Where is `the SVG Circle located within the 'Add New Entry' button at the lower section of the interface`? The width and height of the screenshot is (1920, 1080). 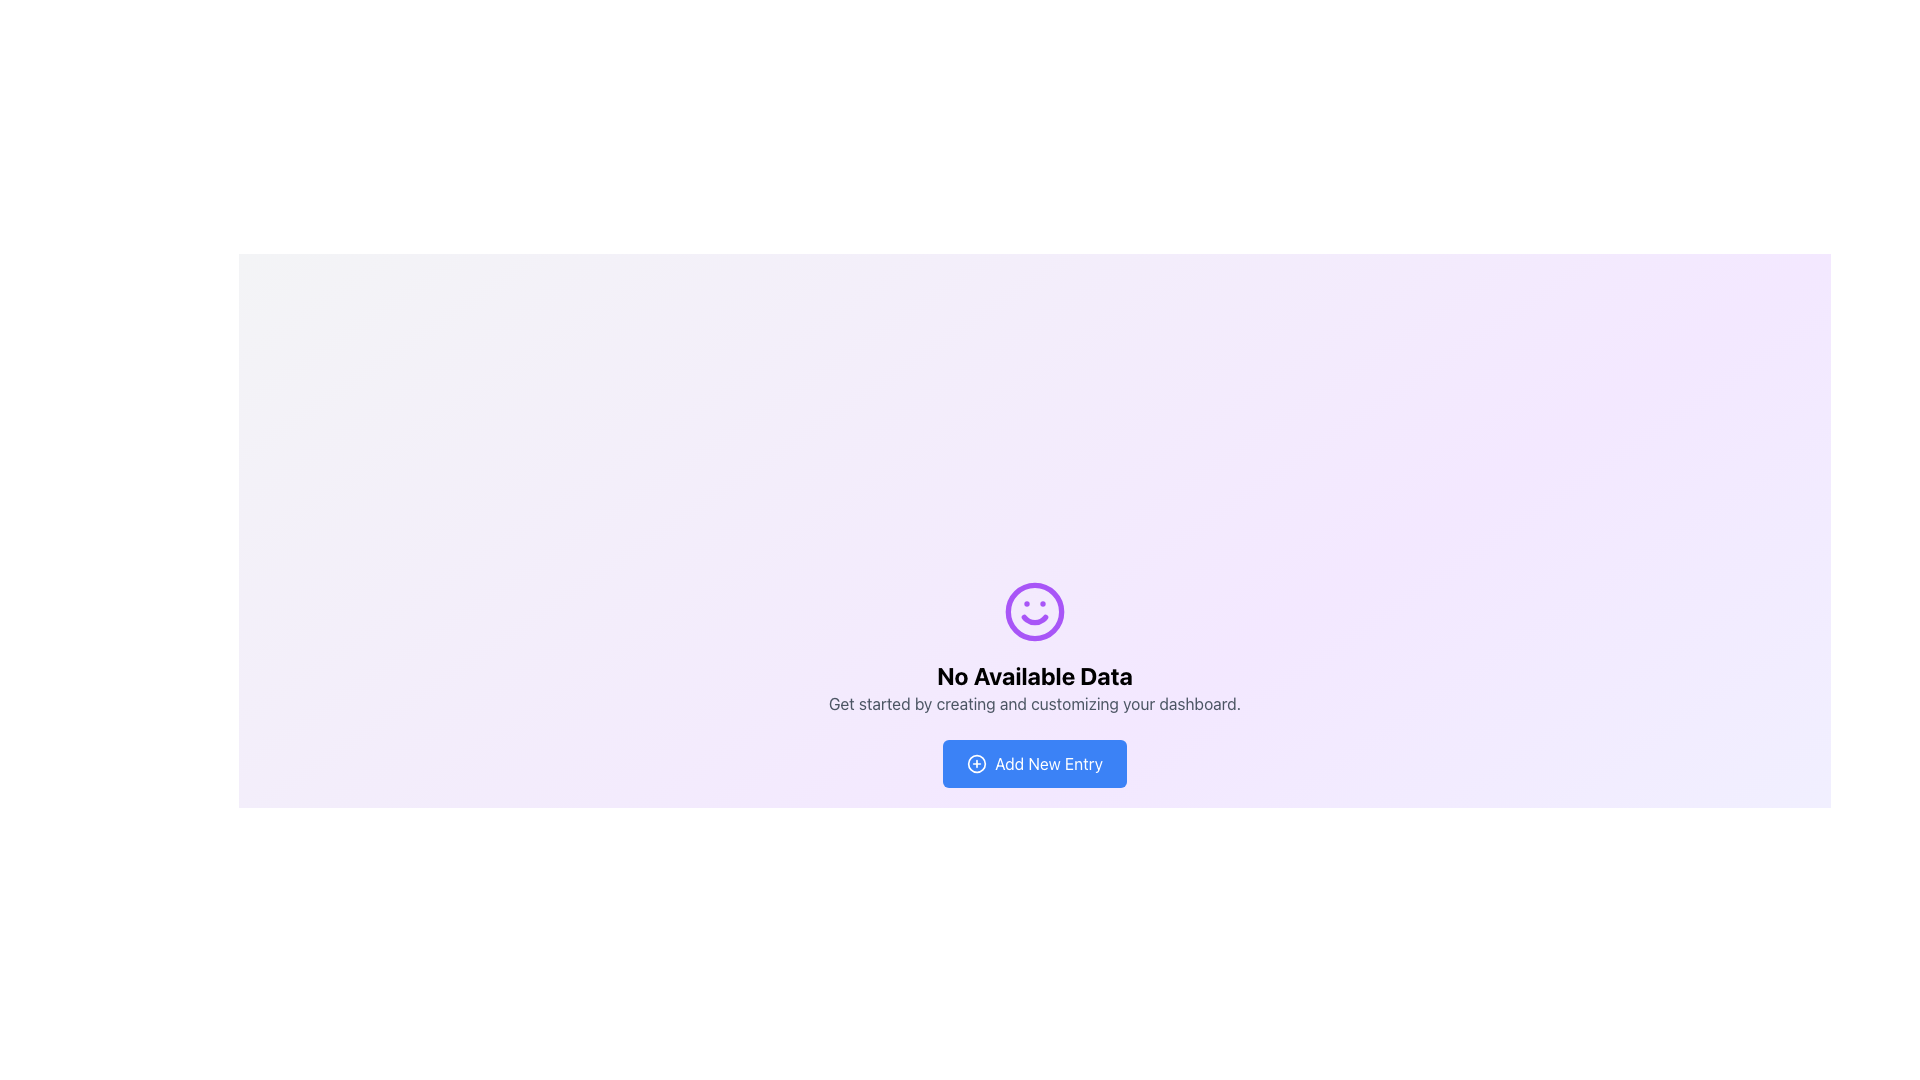
the SVG Circle located within the 'Add New Entry' button at the lower section of the interface is located at coordinates (977, 763).